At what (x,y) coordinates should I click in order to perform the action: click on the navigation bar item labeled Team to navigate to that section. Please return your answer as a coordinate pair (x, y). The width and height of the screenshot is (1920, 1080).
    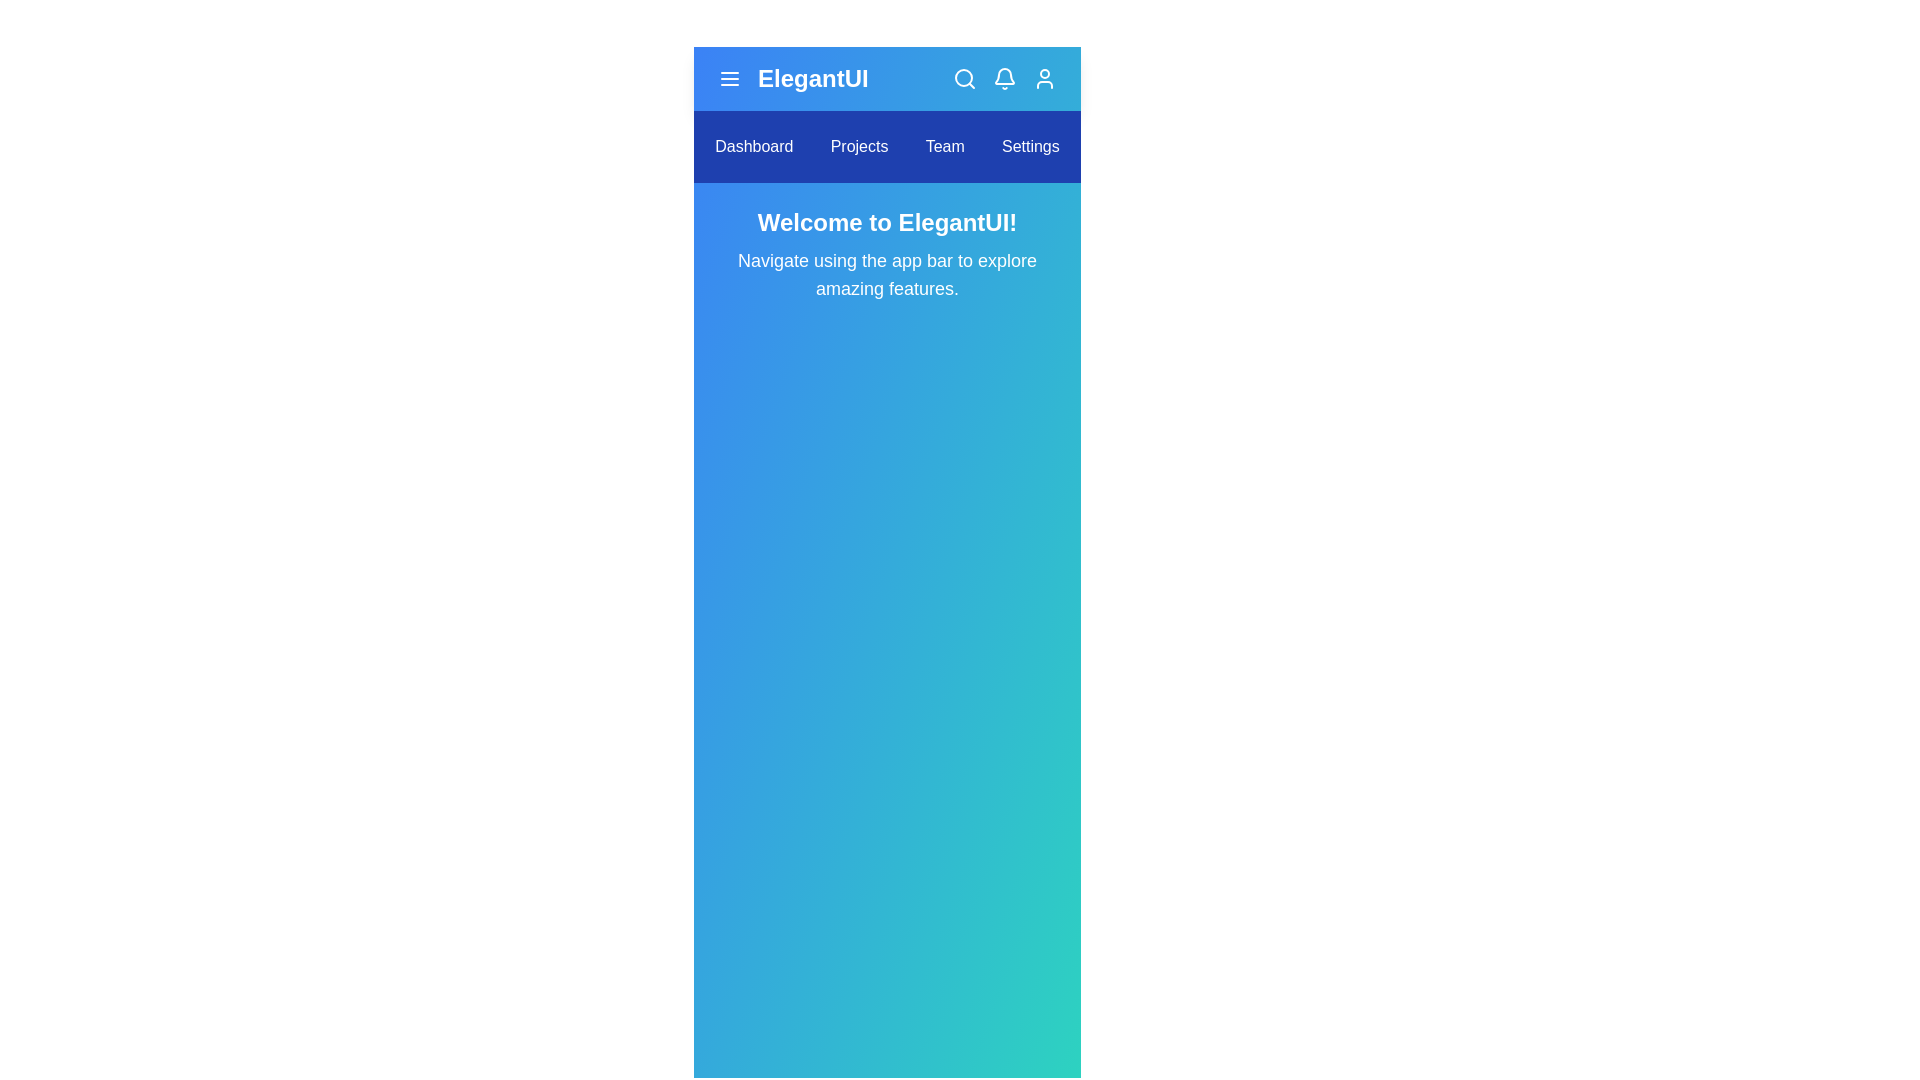
    Looking at the image, I should click on (944, 145).